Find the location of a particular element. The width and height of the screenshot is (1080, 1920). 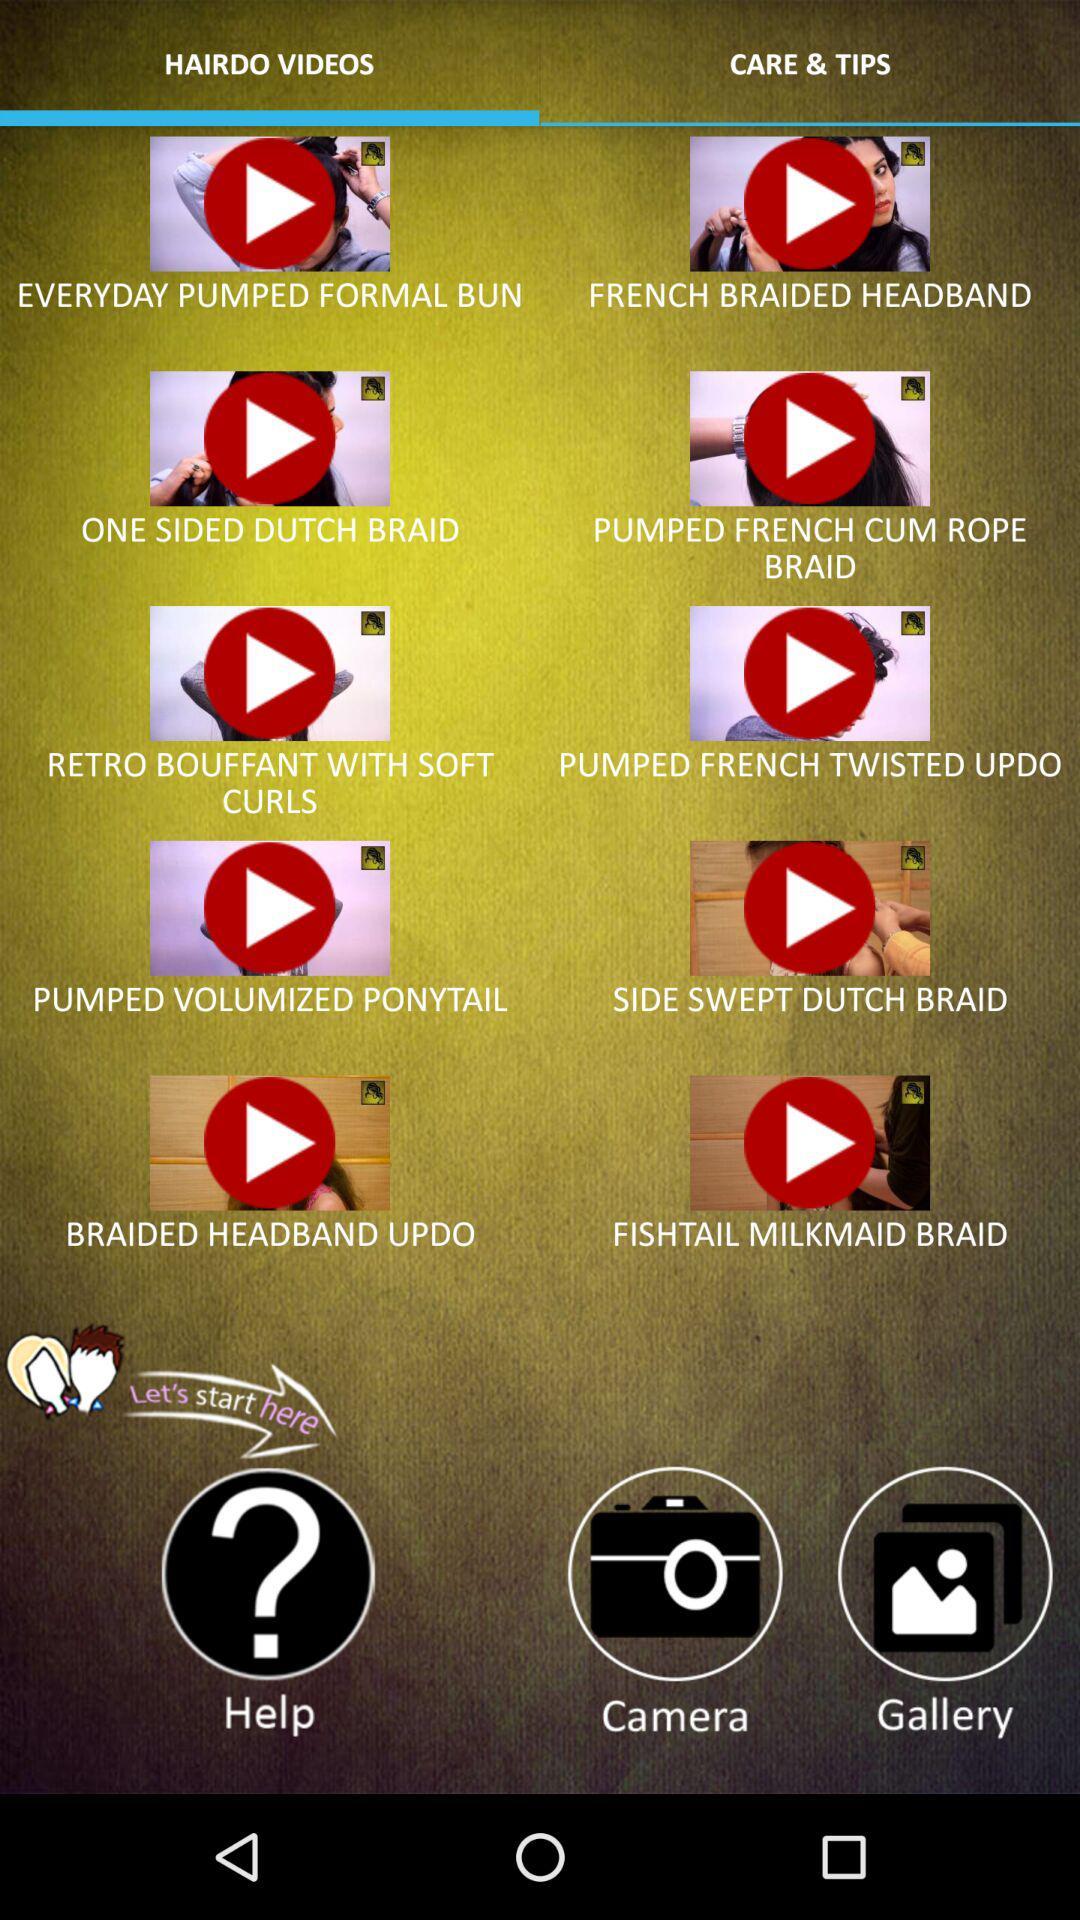

camera application is located at coordinates (674, 1603).